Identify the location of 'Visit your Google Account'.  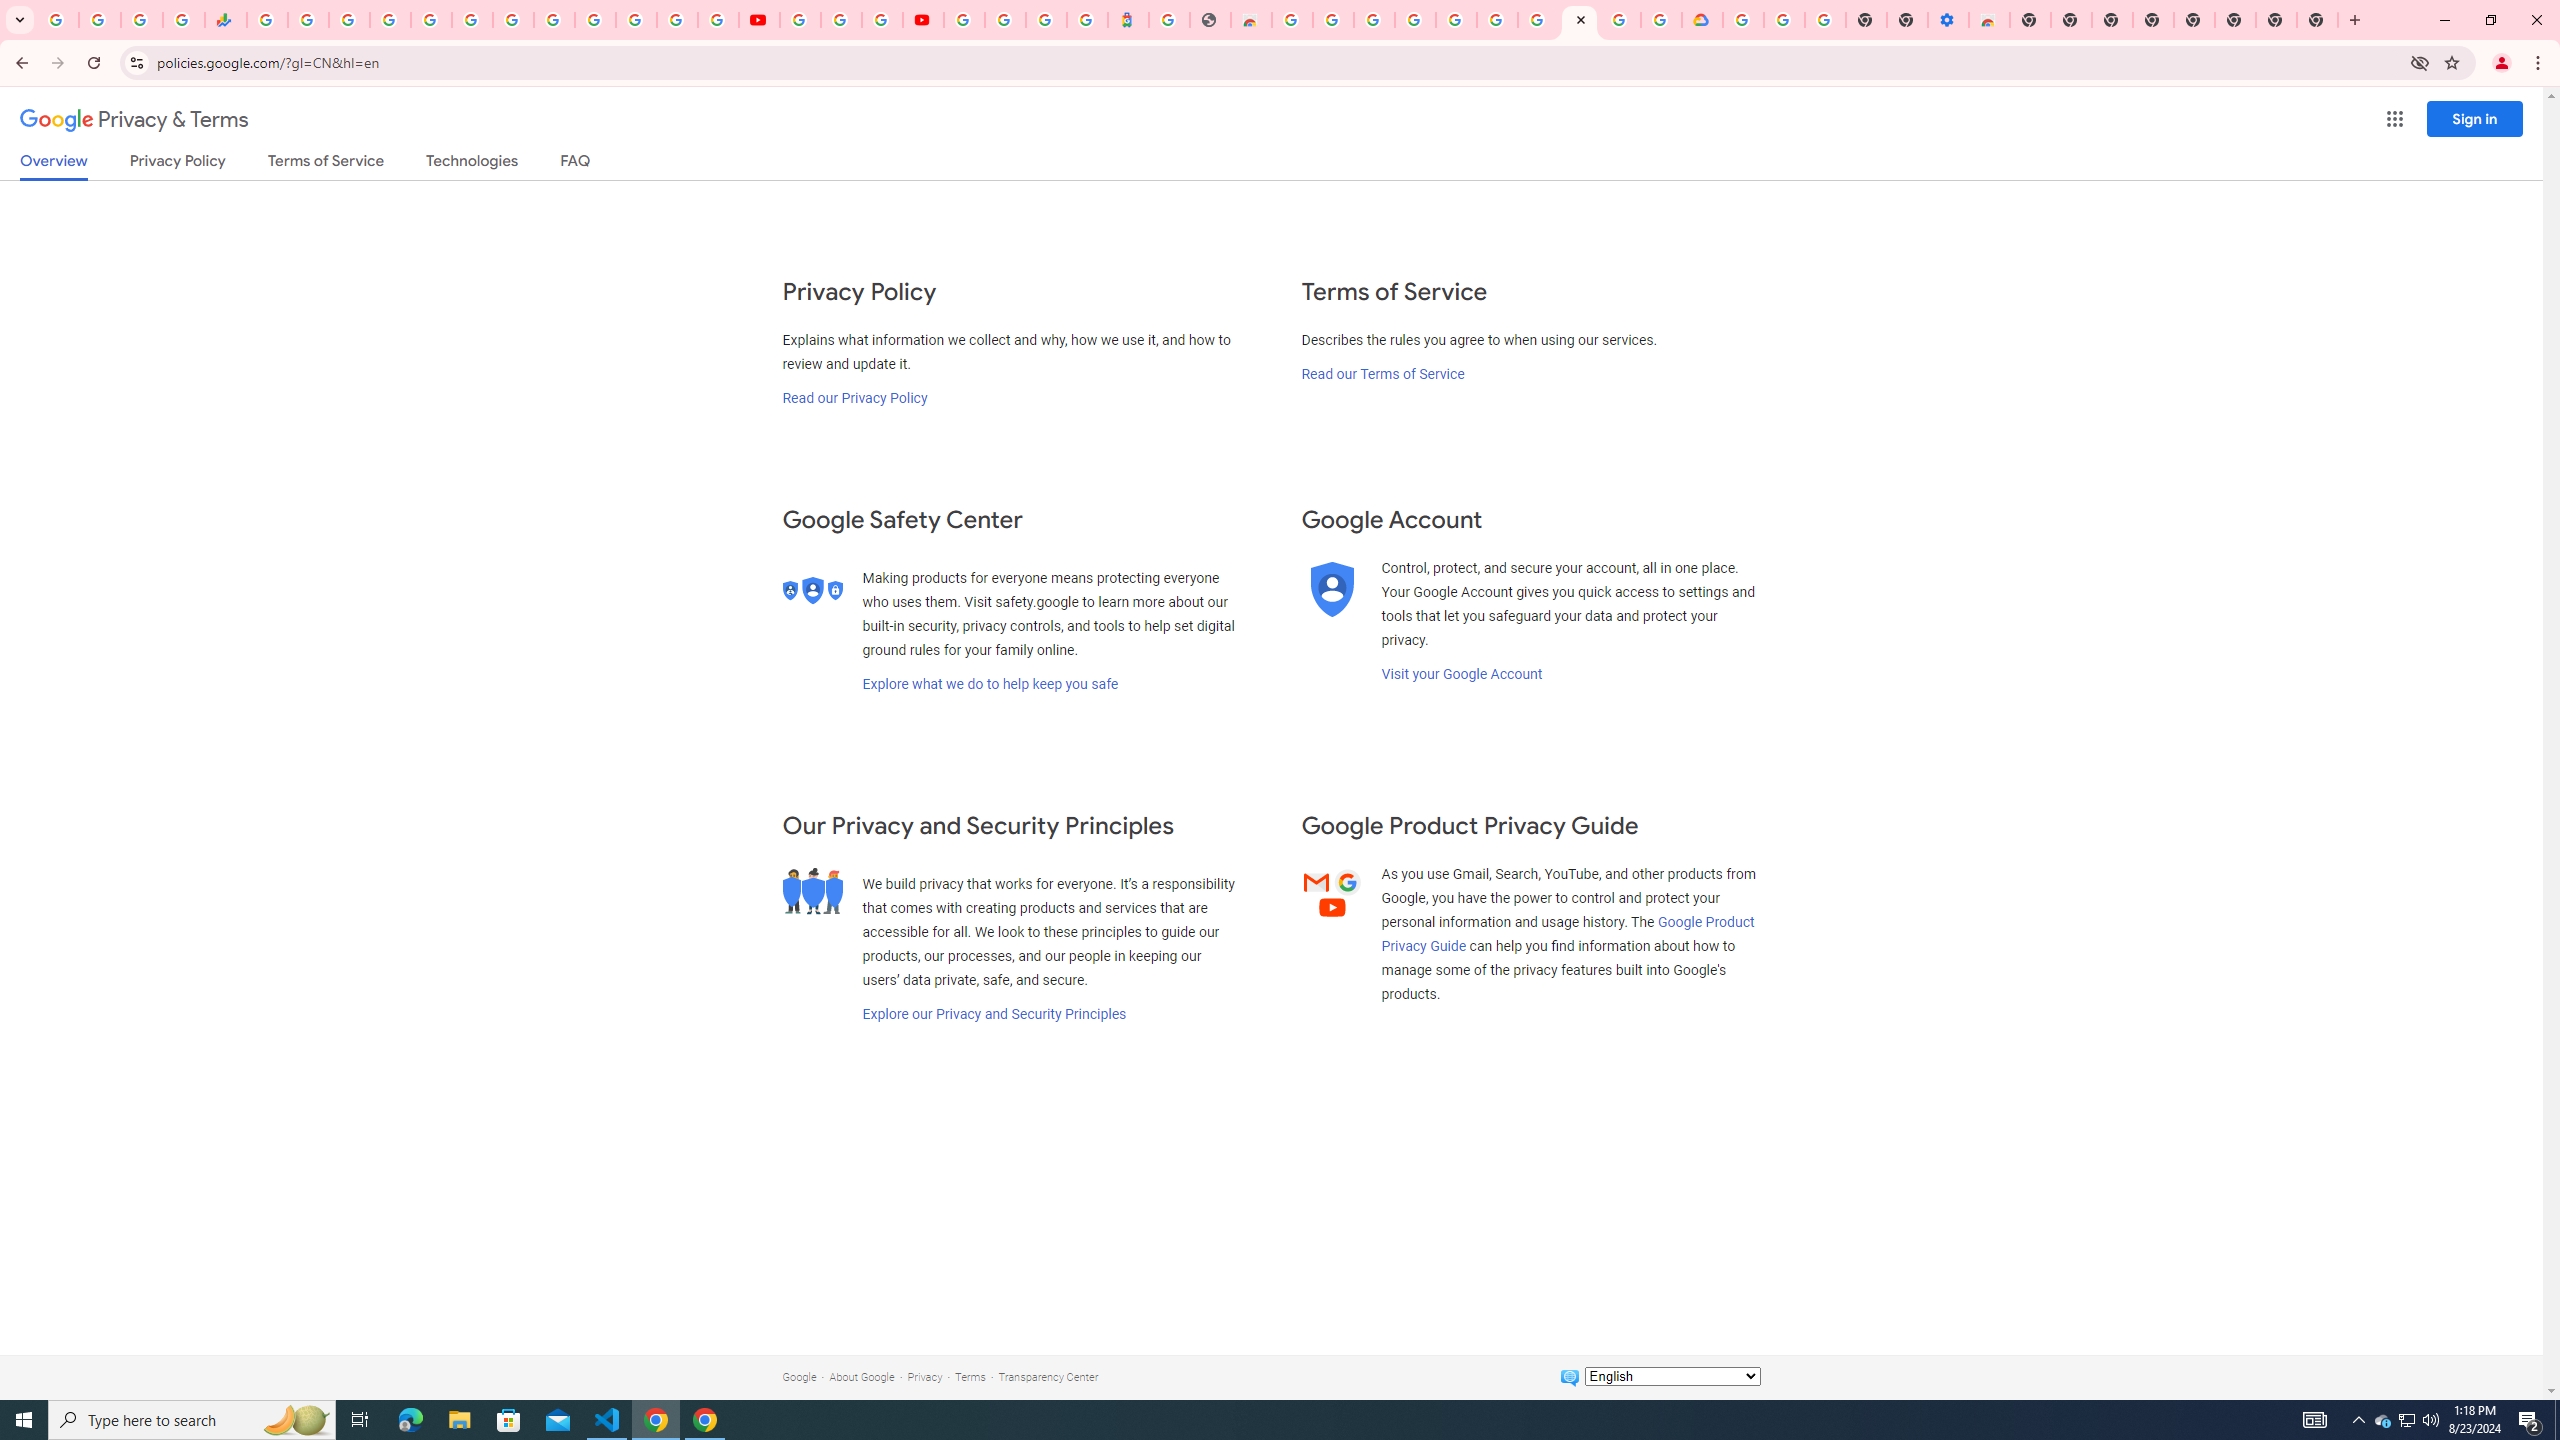
(1460, 673).